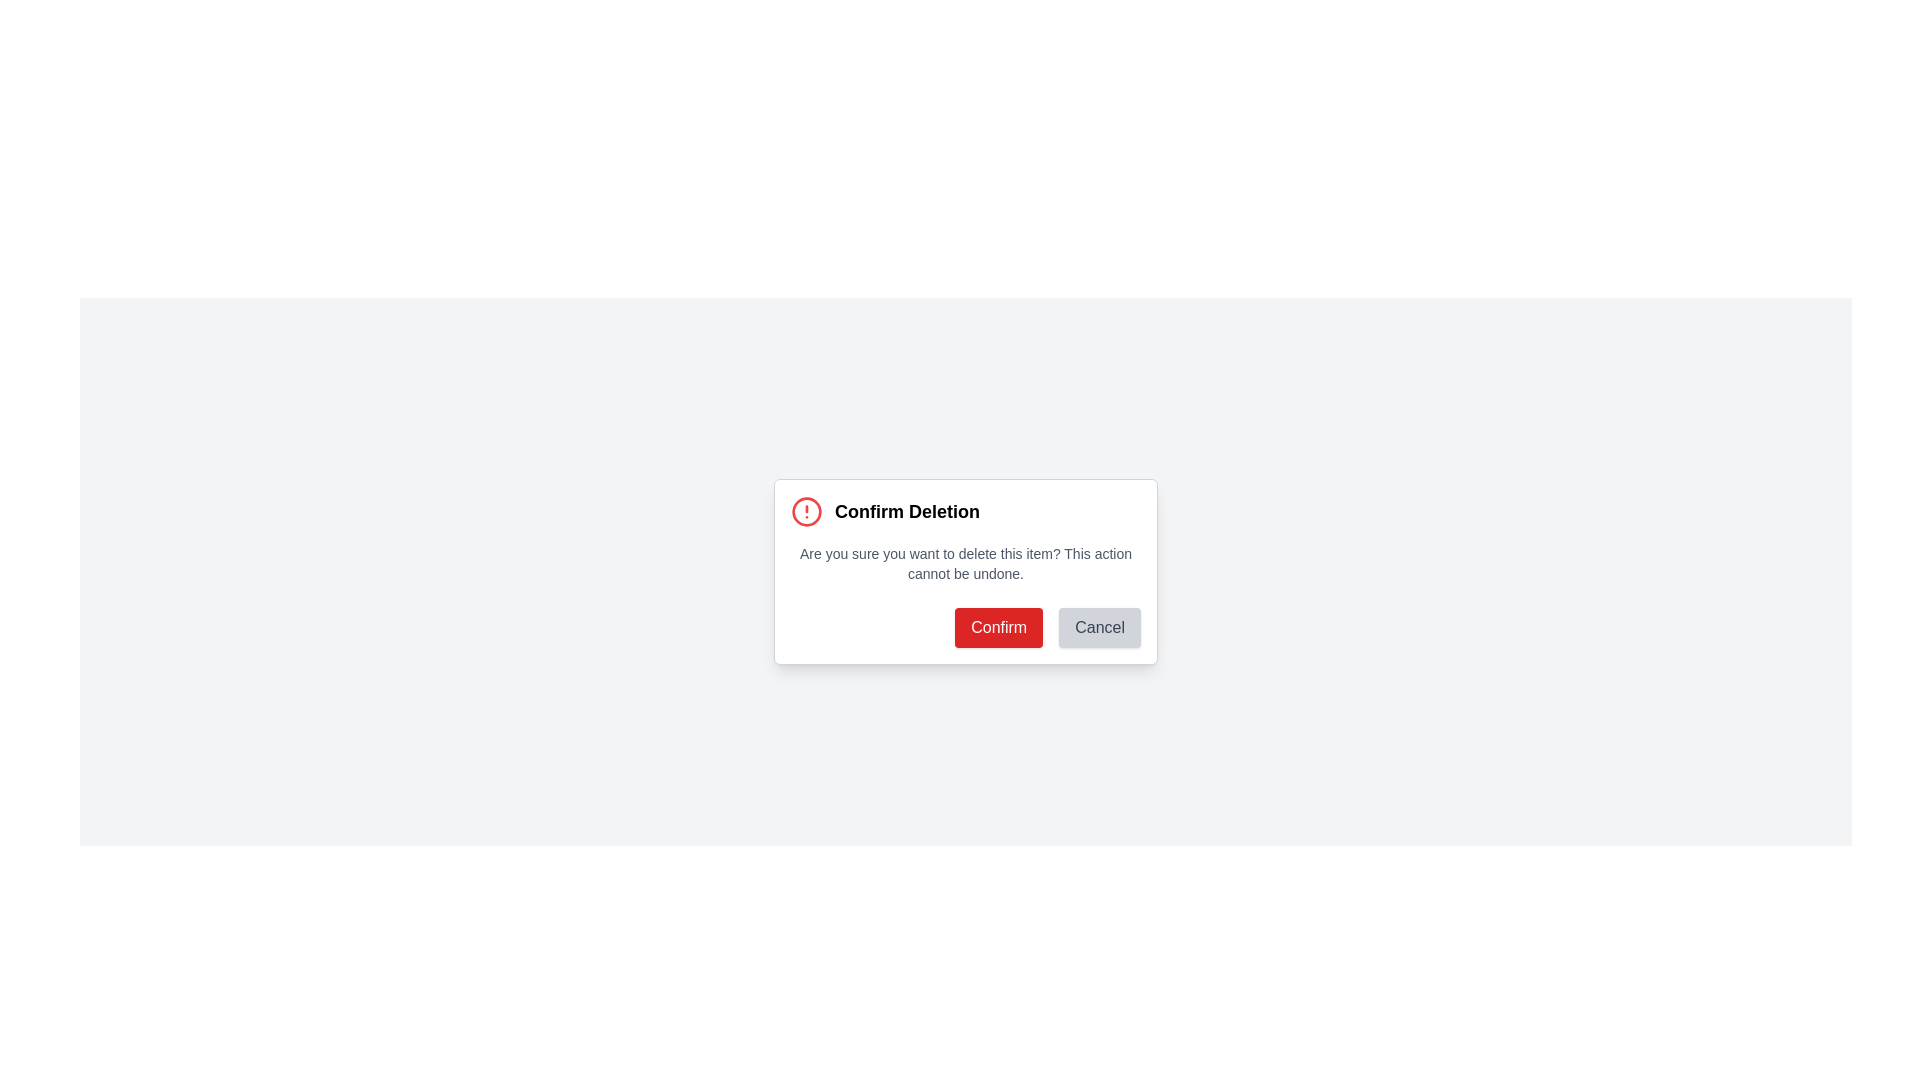 This screenshot has height=1080, width=1920. What do you see at coordinates (906, 511) in the screenshot?
I see `the static text element that serves as the header for the confirmation dialog related to deleting an item, located to the right of a warning signal icon at the top of the modal dialog box` at bounding box center [906, 511].